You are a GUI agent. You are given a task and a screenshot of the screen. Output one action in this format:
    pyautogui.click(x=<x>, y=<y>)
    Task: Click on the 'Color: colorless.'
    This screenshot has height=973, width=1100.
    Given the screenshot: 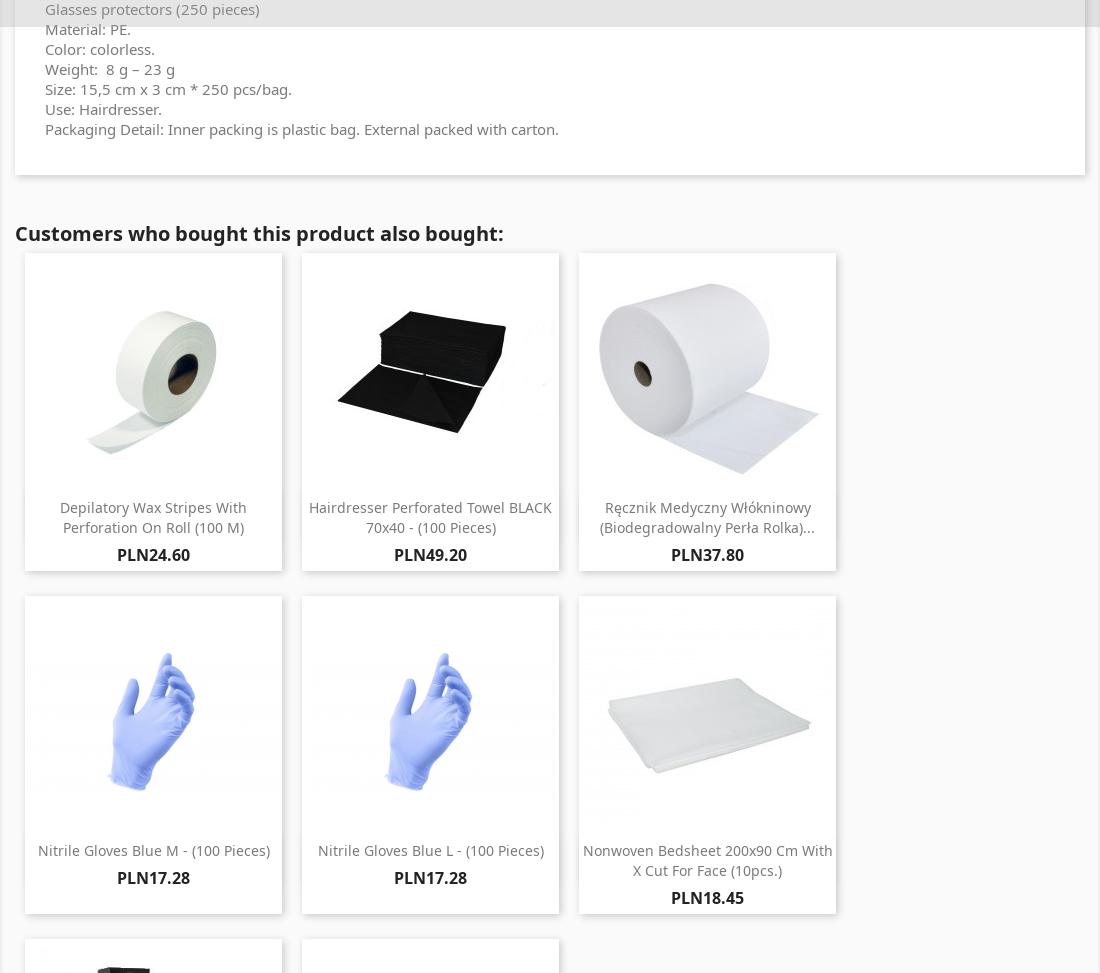 What is the action you would take?
    pyautogui.click(x=99, y=49)
    